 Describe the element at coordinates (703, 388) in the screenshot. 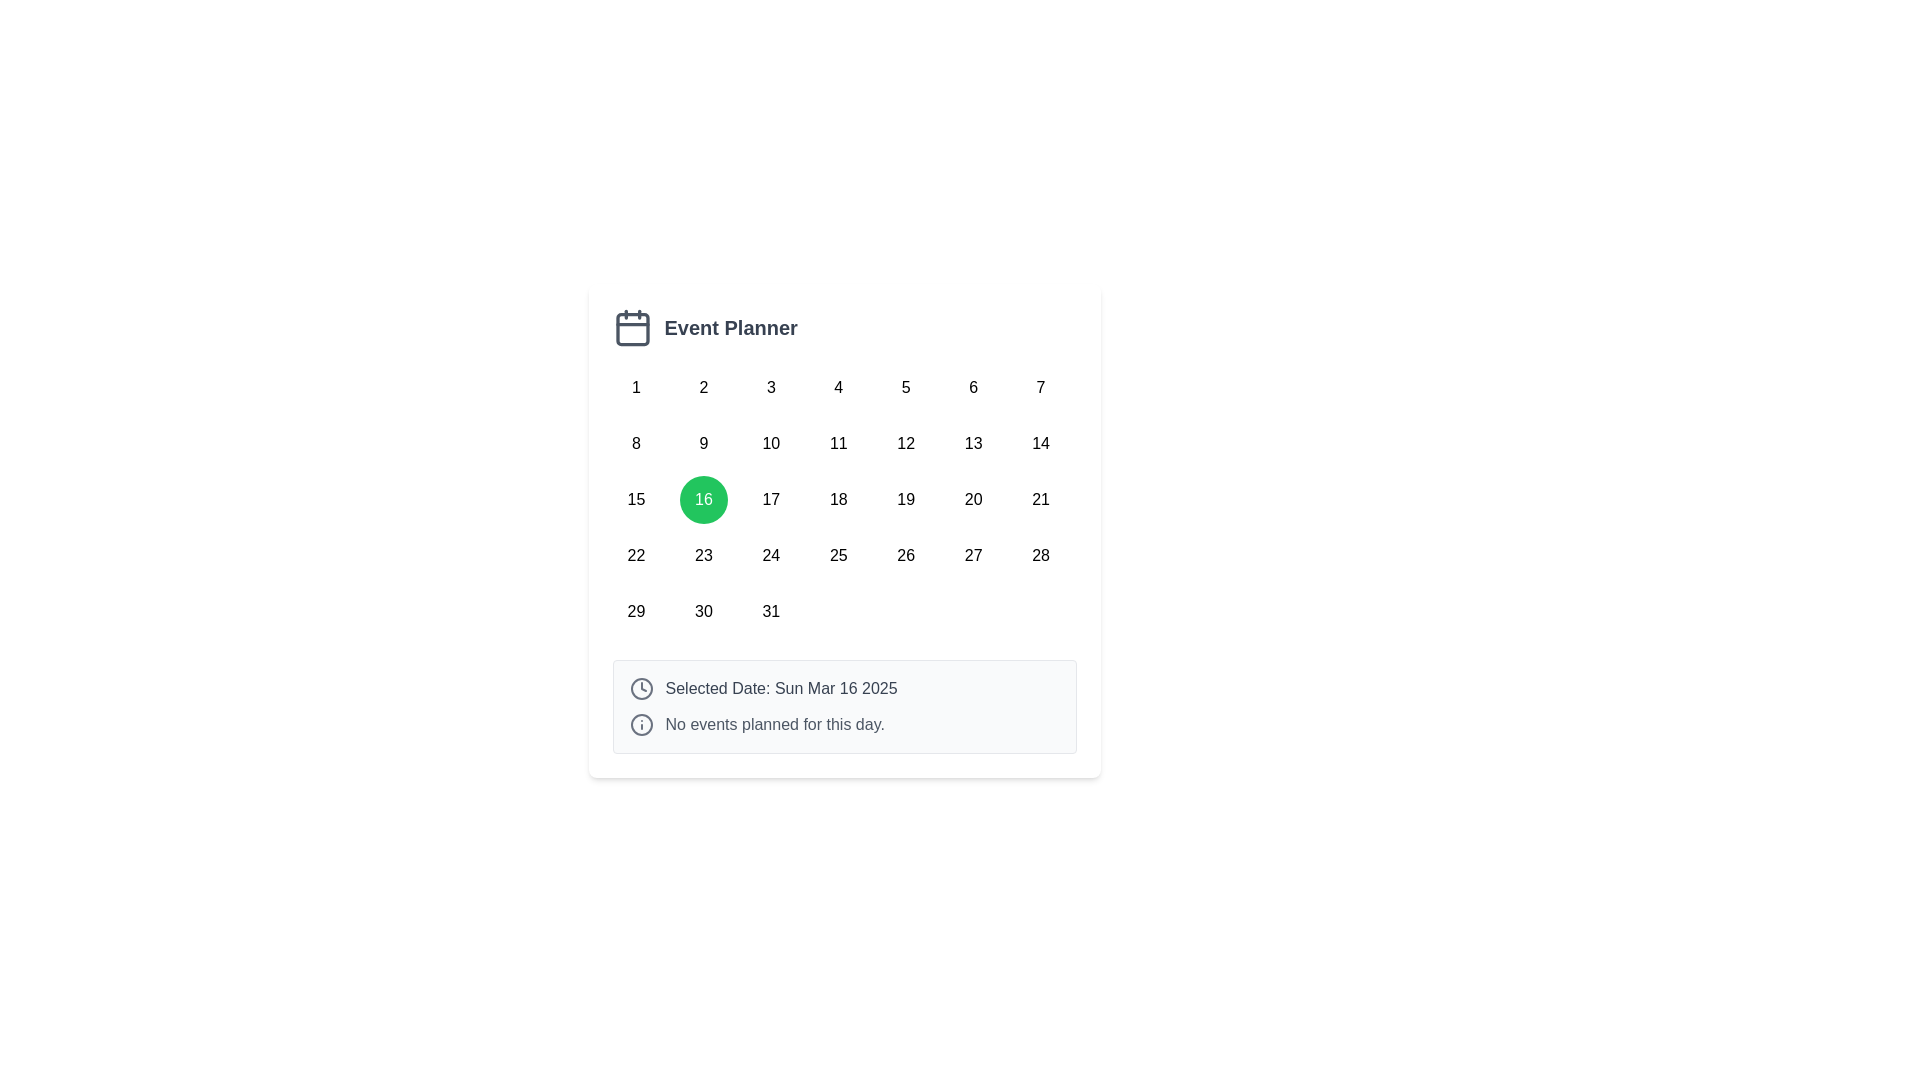

I see `the circular button labeled '2'` at that location.